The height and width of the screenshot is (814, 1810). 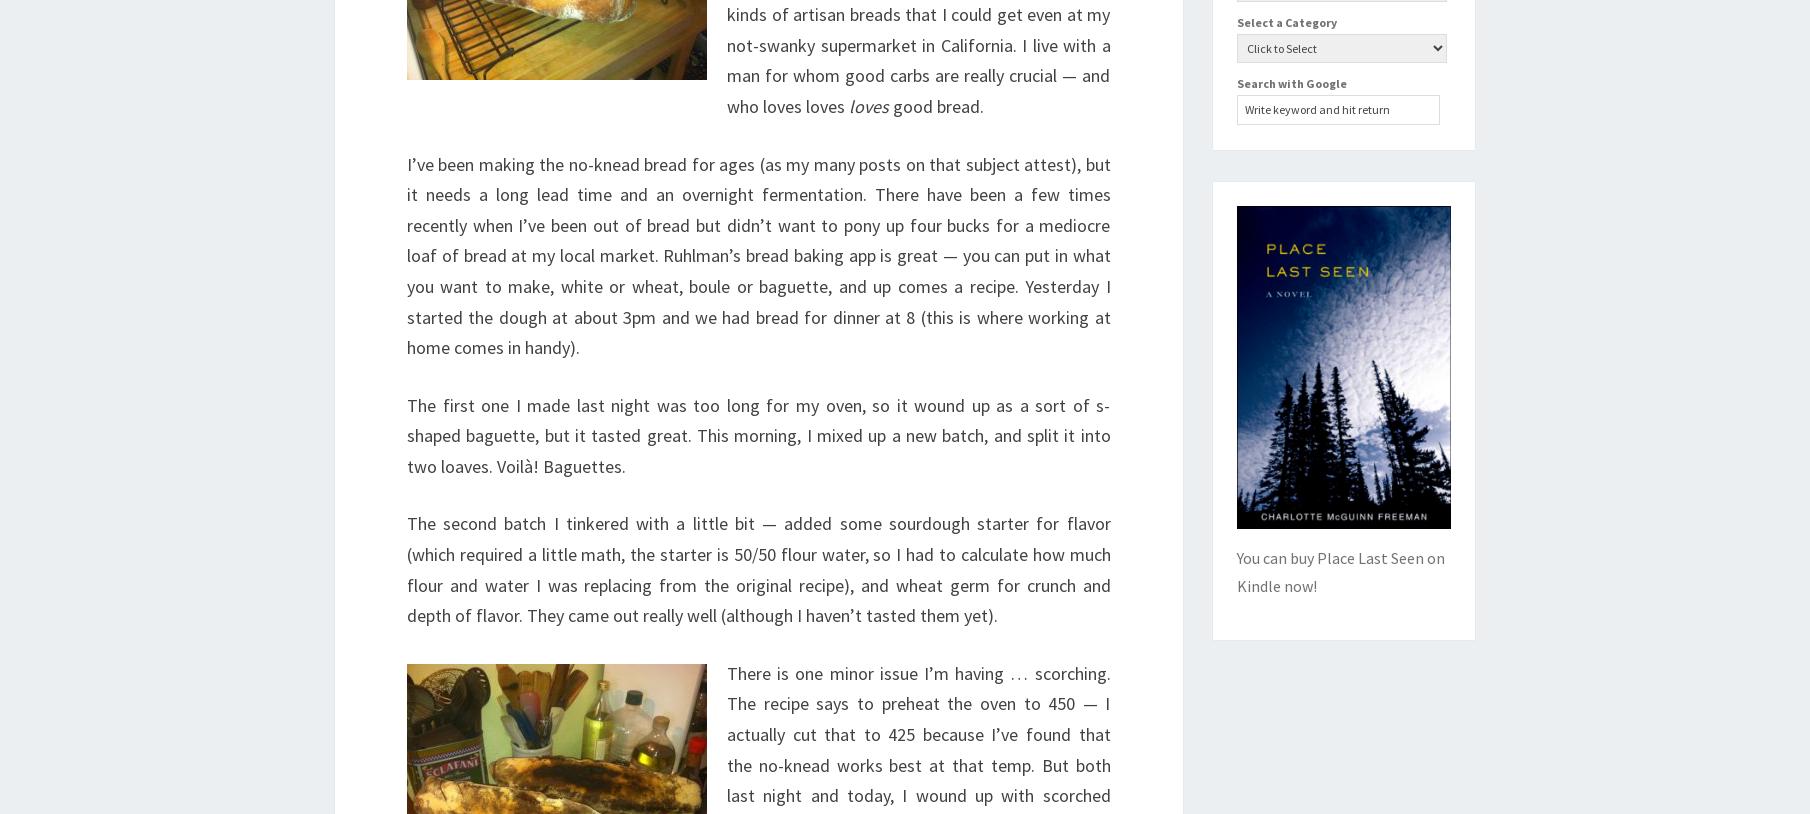 I want to click on 'good bread.', so click(x=936, y=104).